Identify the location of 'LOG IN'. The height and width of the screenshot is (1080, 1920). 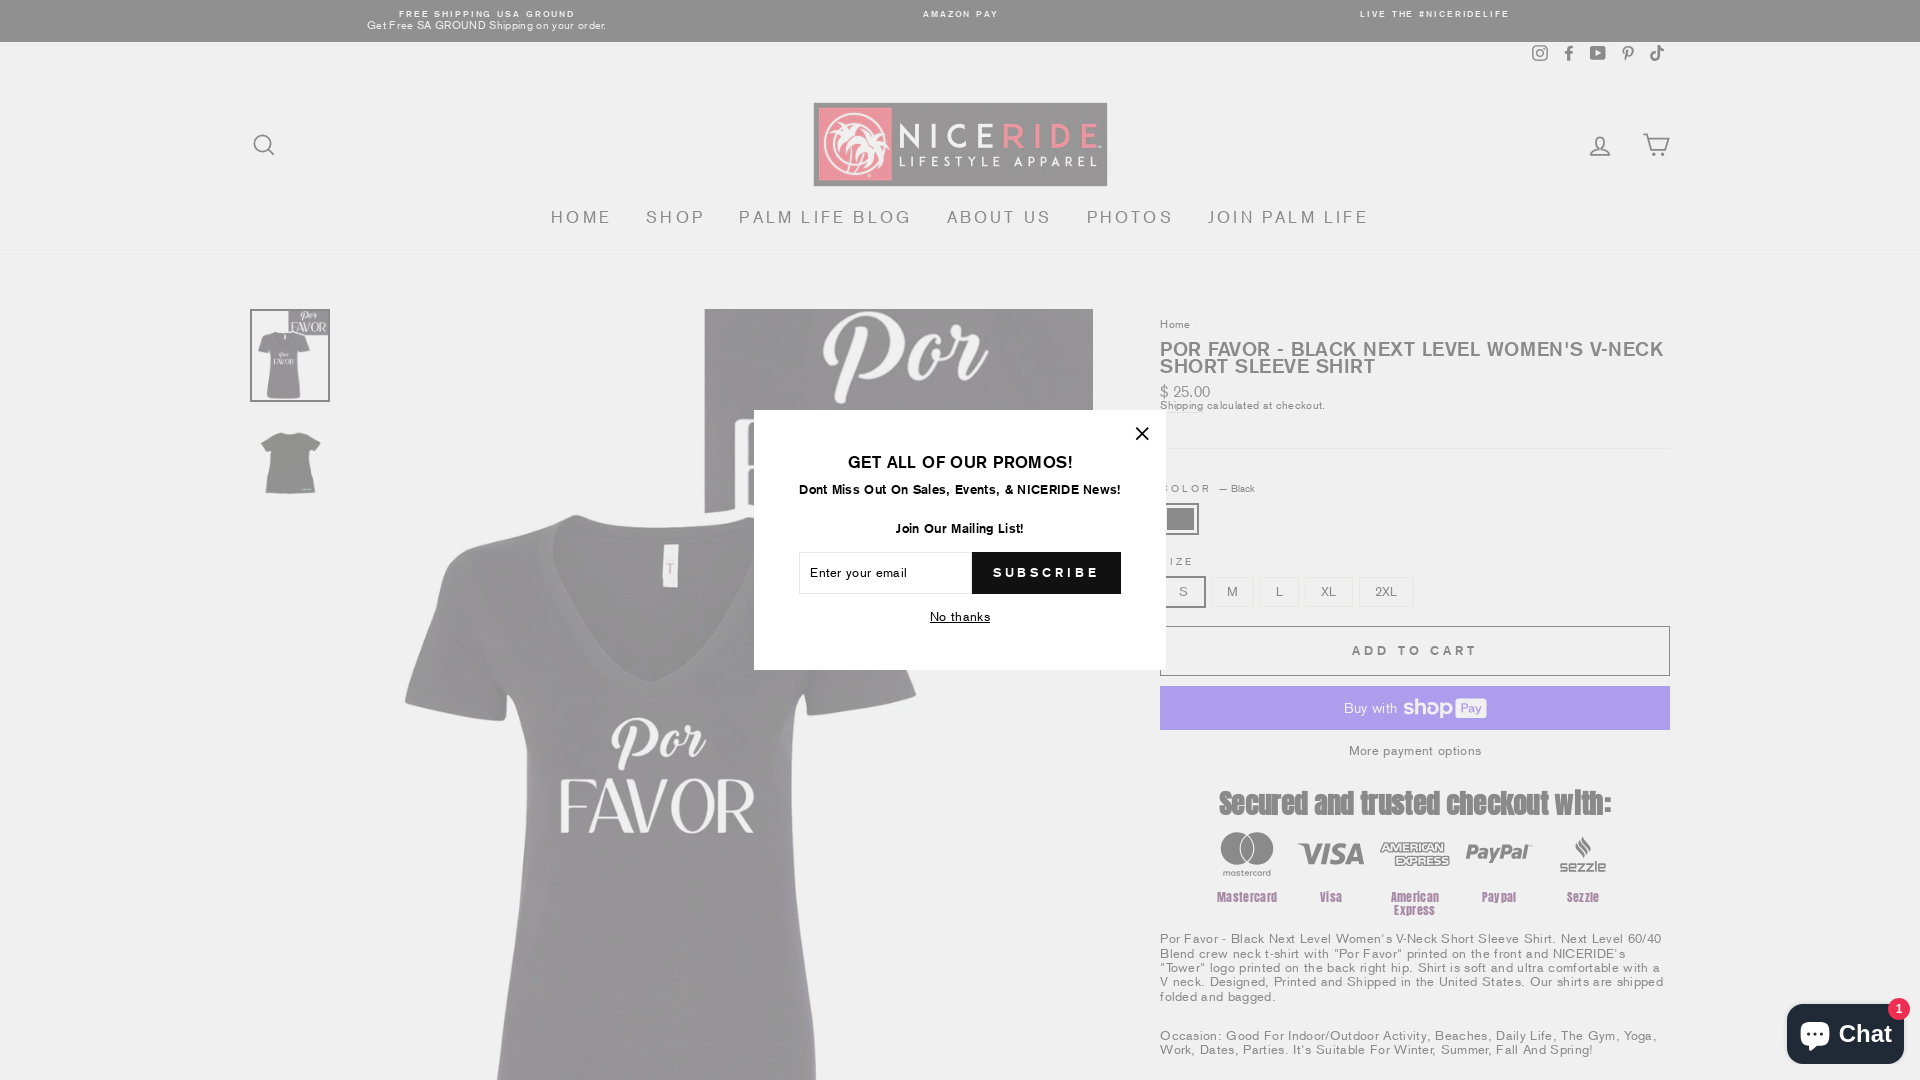
(1598, 143).